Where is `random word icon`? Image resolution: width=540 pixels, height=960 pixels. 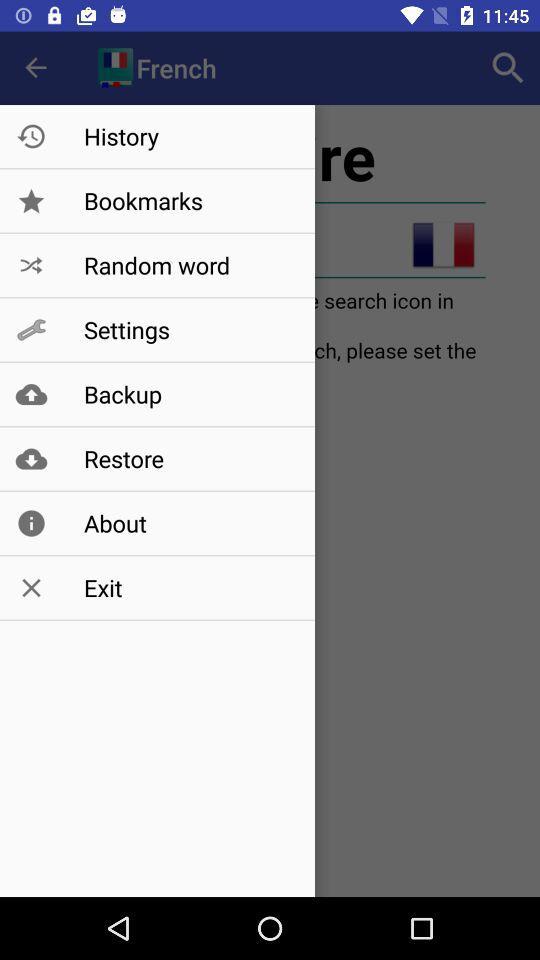 random word icon is located at coordinates (189, 264).